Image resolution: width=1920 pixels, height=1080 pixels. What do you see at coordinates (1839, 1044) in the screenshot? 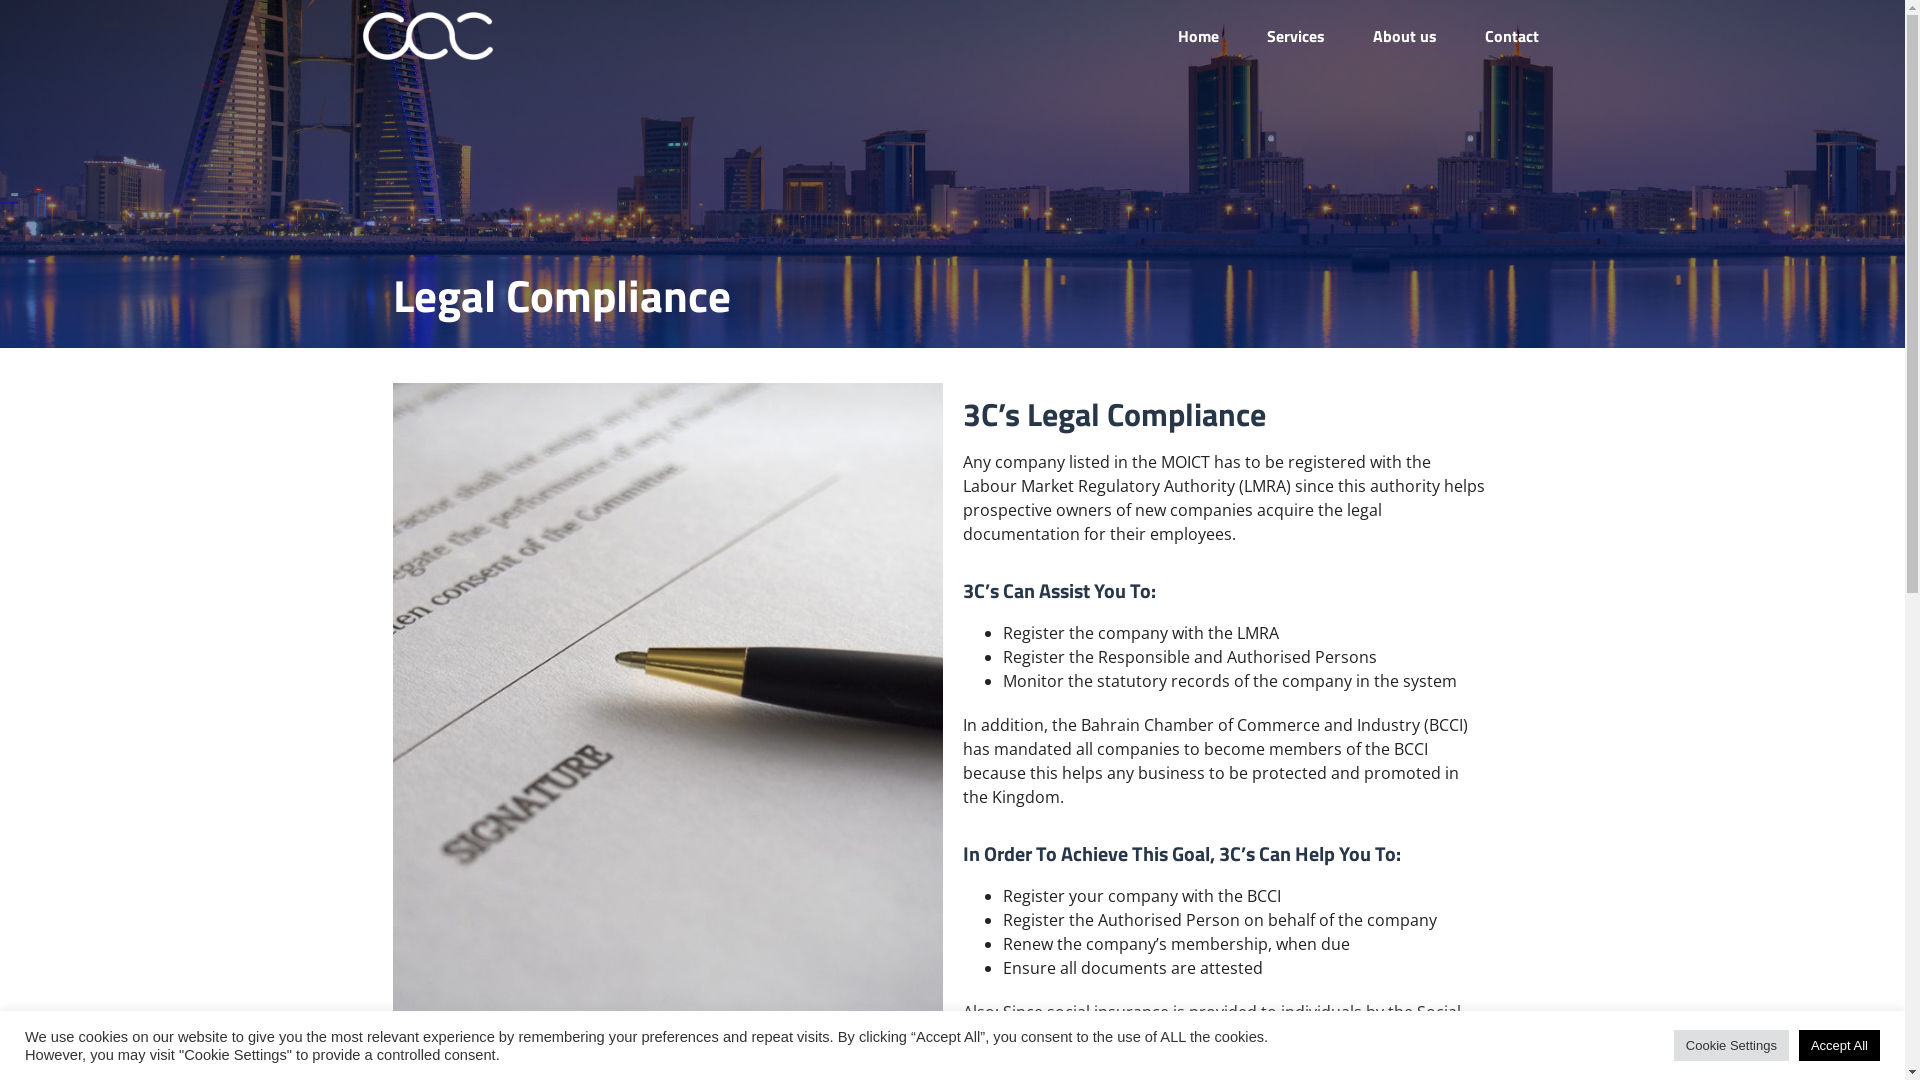
I see `'Accept All'` at bounding box center [1839, 1044].